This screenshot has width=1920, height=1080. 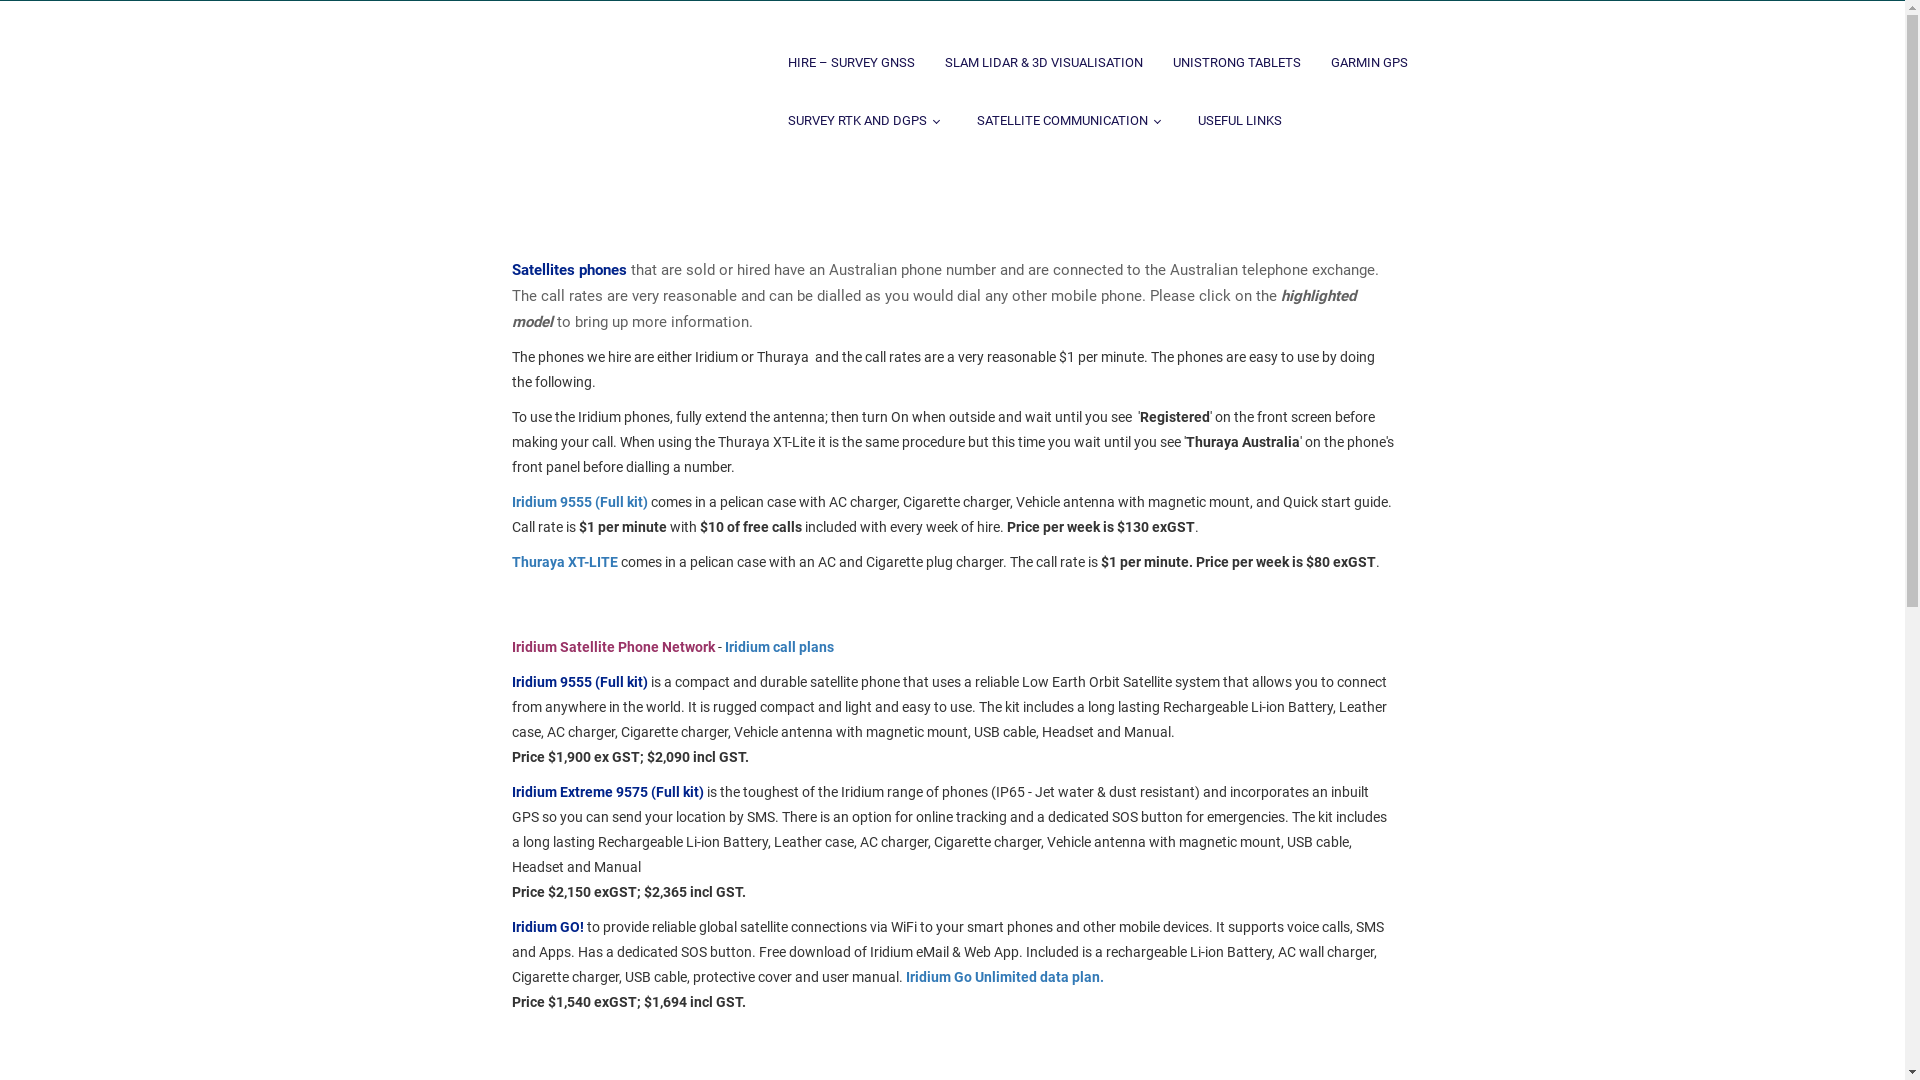 I want to click on 'Iridium GO!', so click(x=547, y=926).